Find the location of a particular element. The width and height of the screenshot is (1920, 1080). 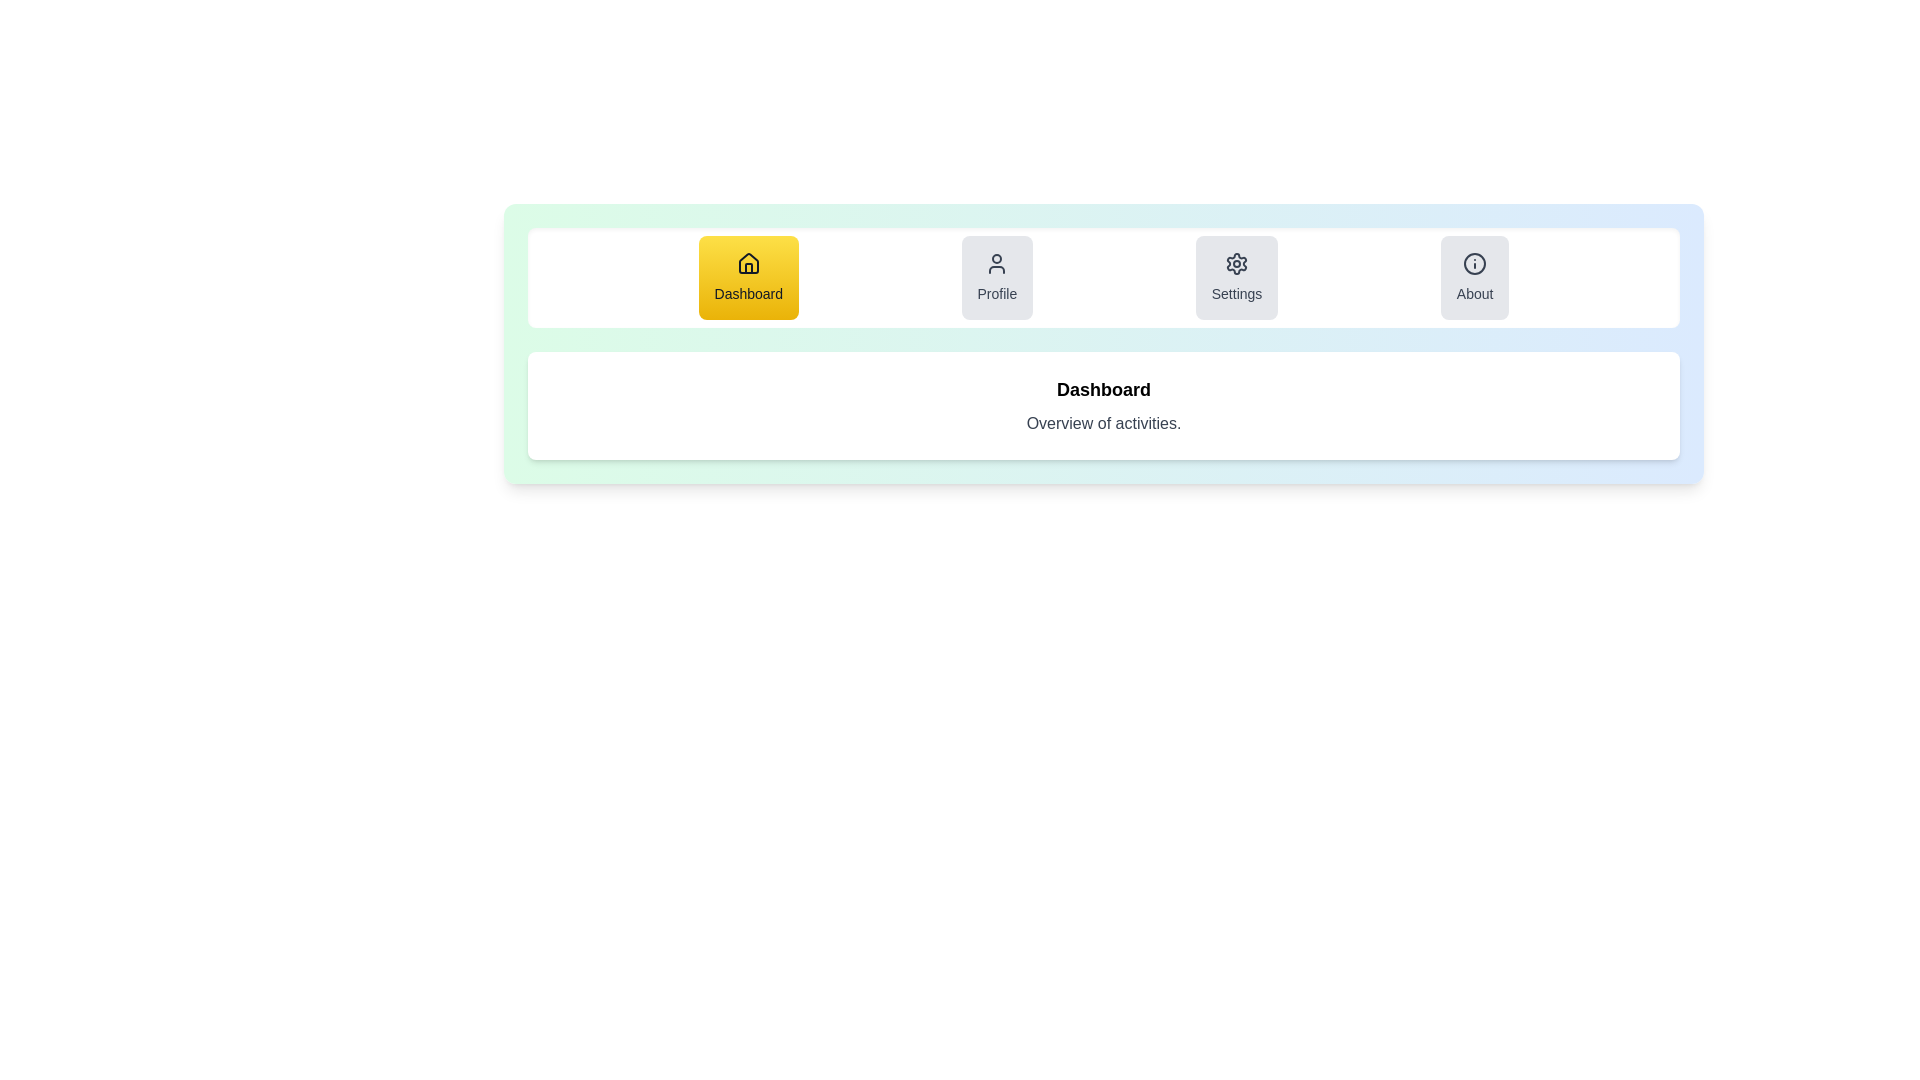

the tab button corresponding to Dashboard is located at coordinates (747, 277).